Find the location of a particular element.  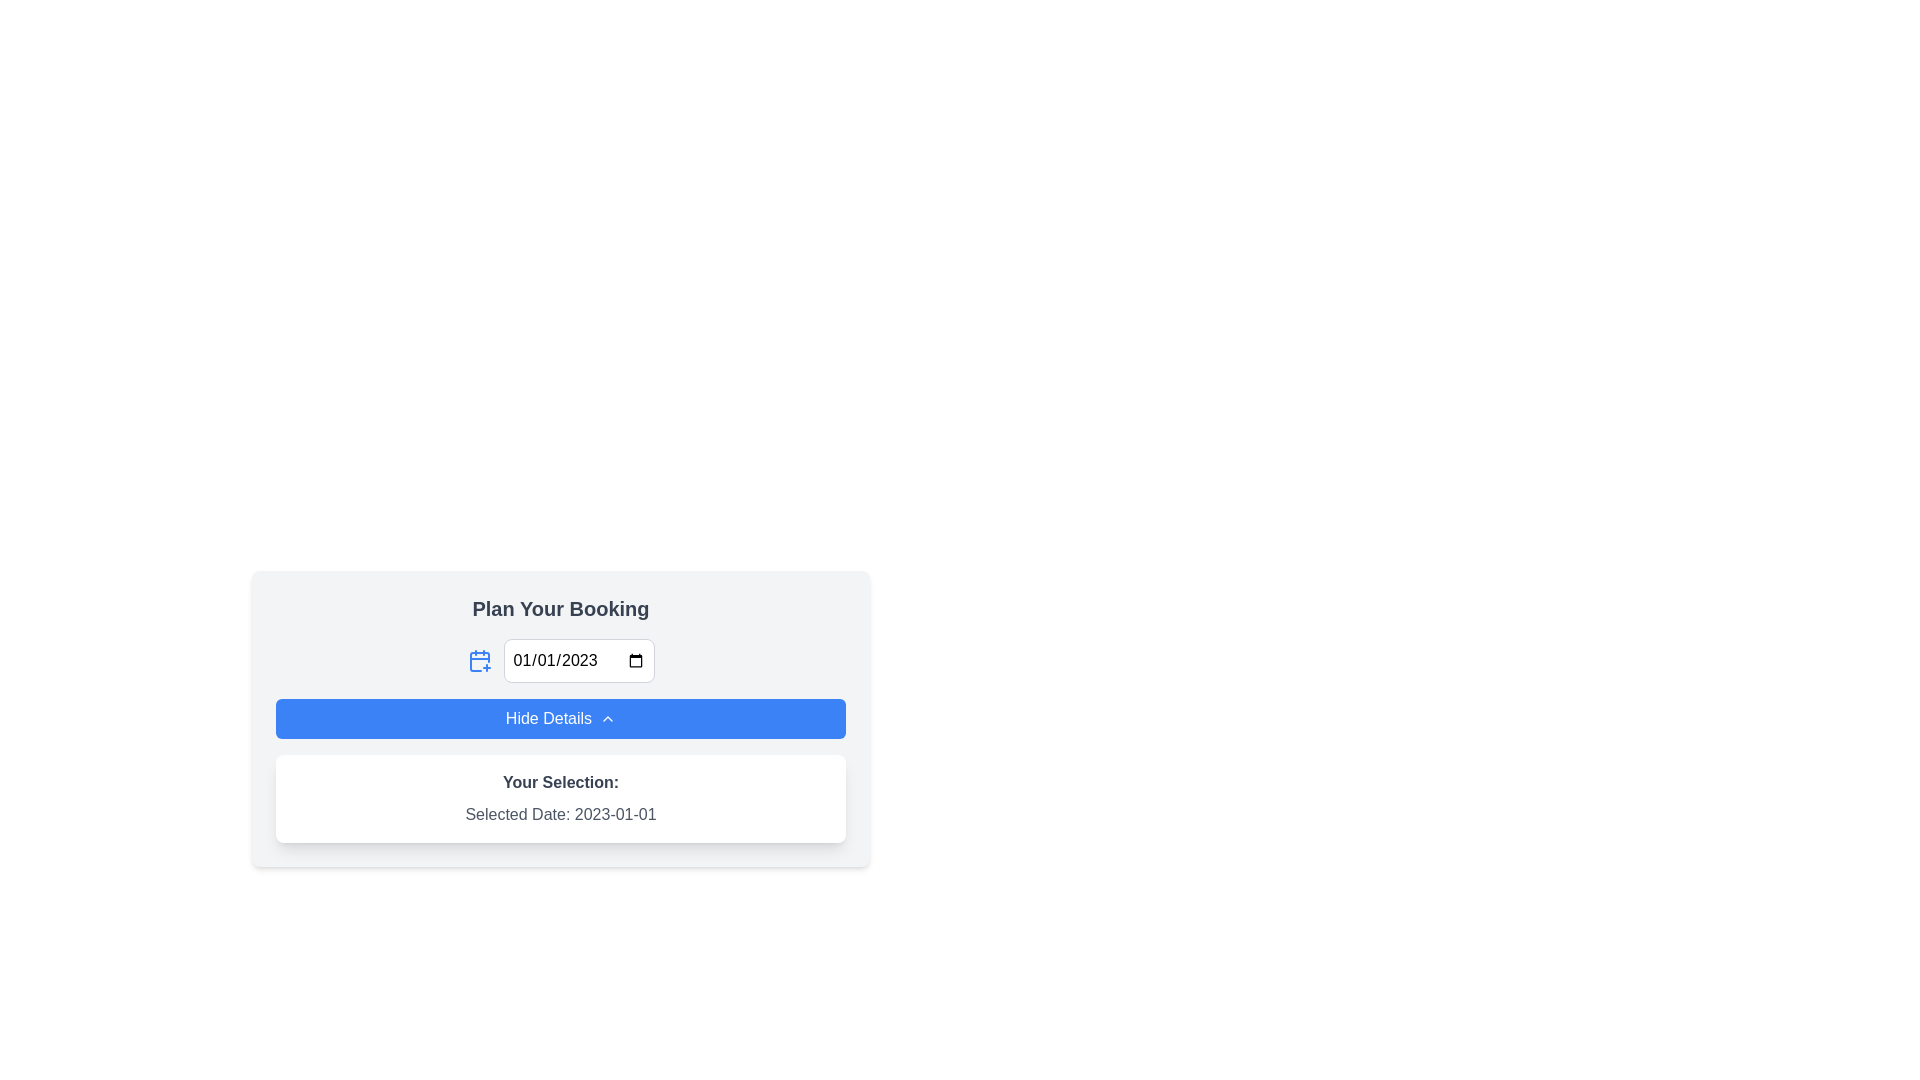

the date input field styled with a light-gray border and background, displaying '01/01/2023', to type a date manually is located at coordinates (578, 660).